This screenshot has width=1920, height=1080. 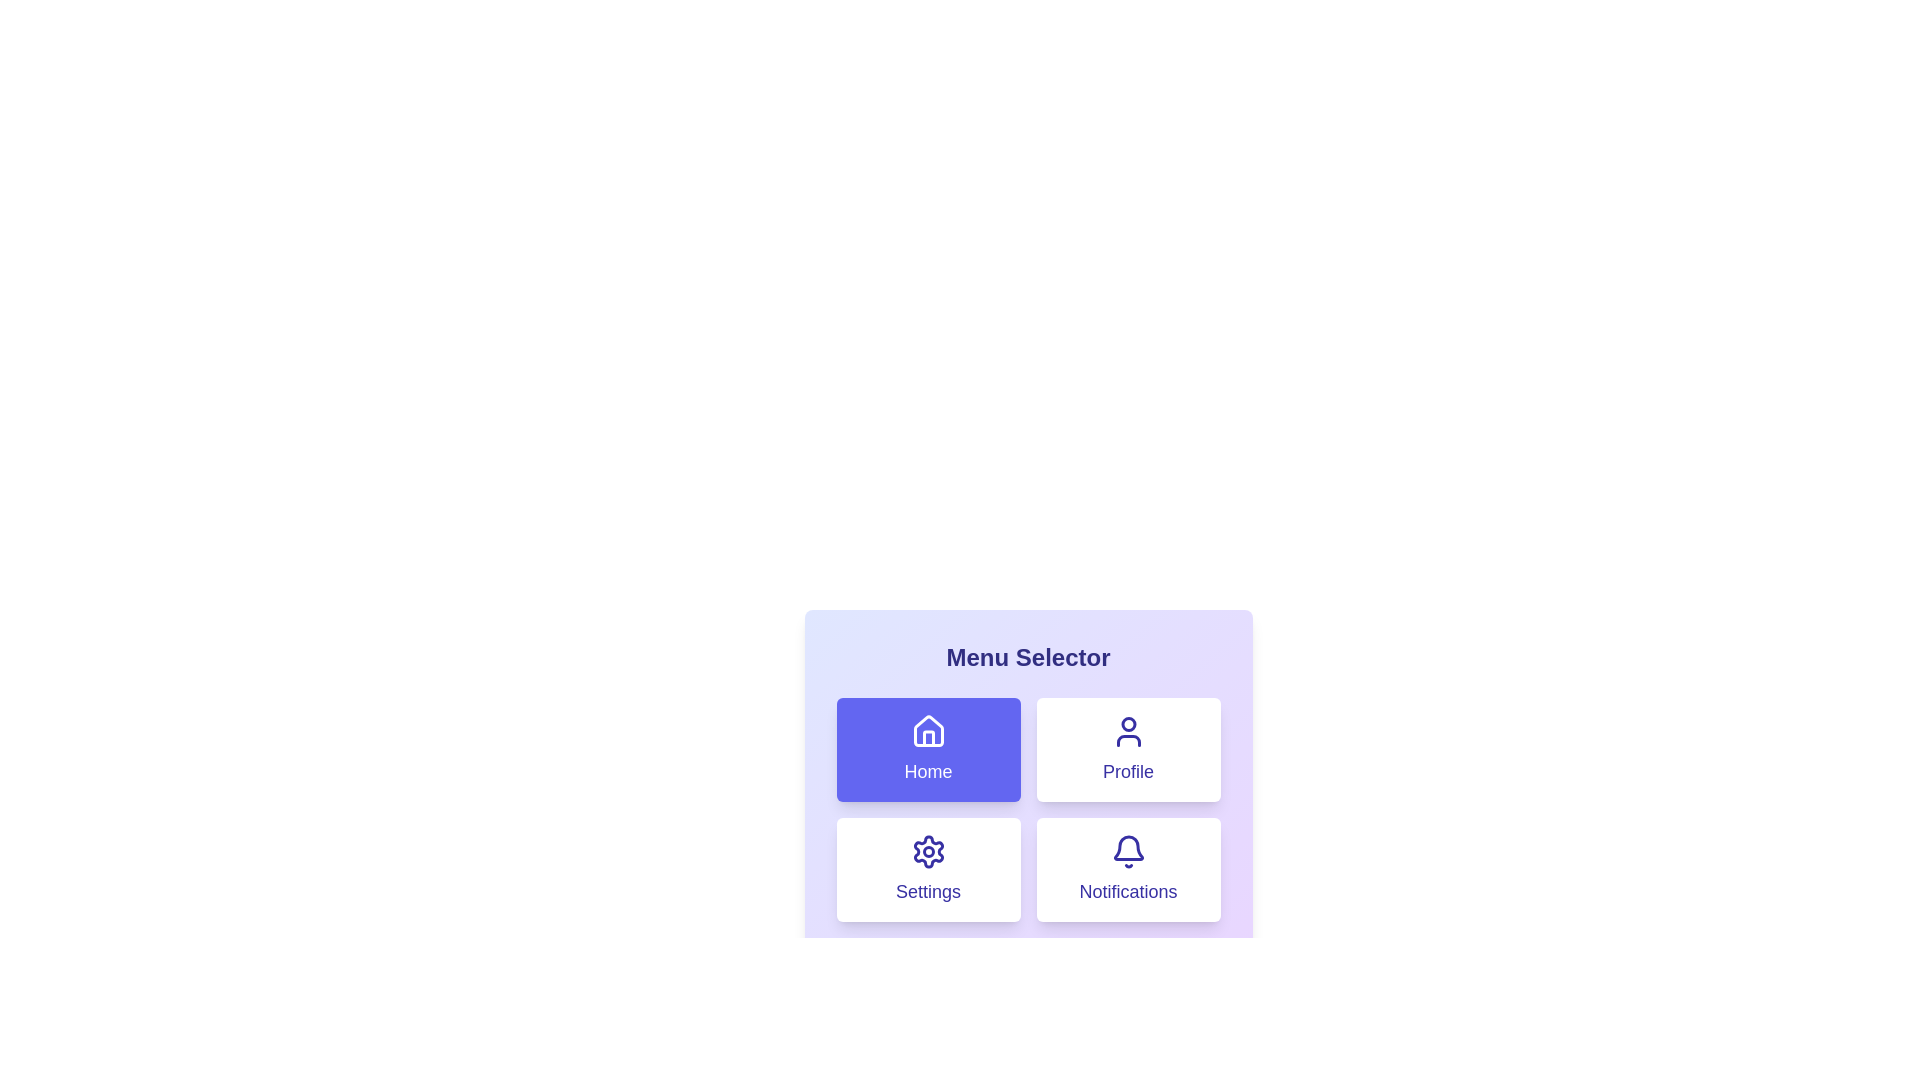 What do you see at coordinates (927, 749) in the screenshot?
I see `the menu option Home to select it` at bounding box center [927, 749].